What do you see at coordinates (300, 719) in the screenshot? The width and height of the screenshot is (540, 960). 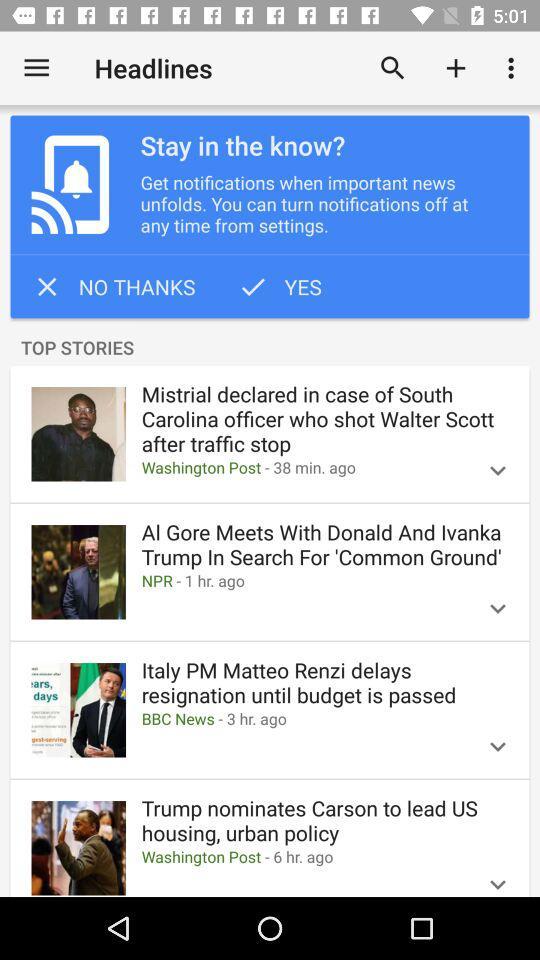 I see `the bbc news 3 icon` at bounding box center [300, 719].